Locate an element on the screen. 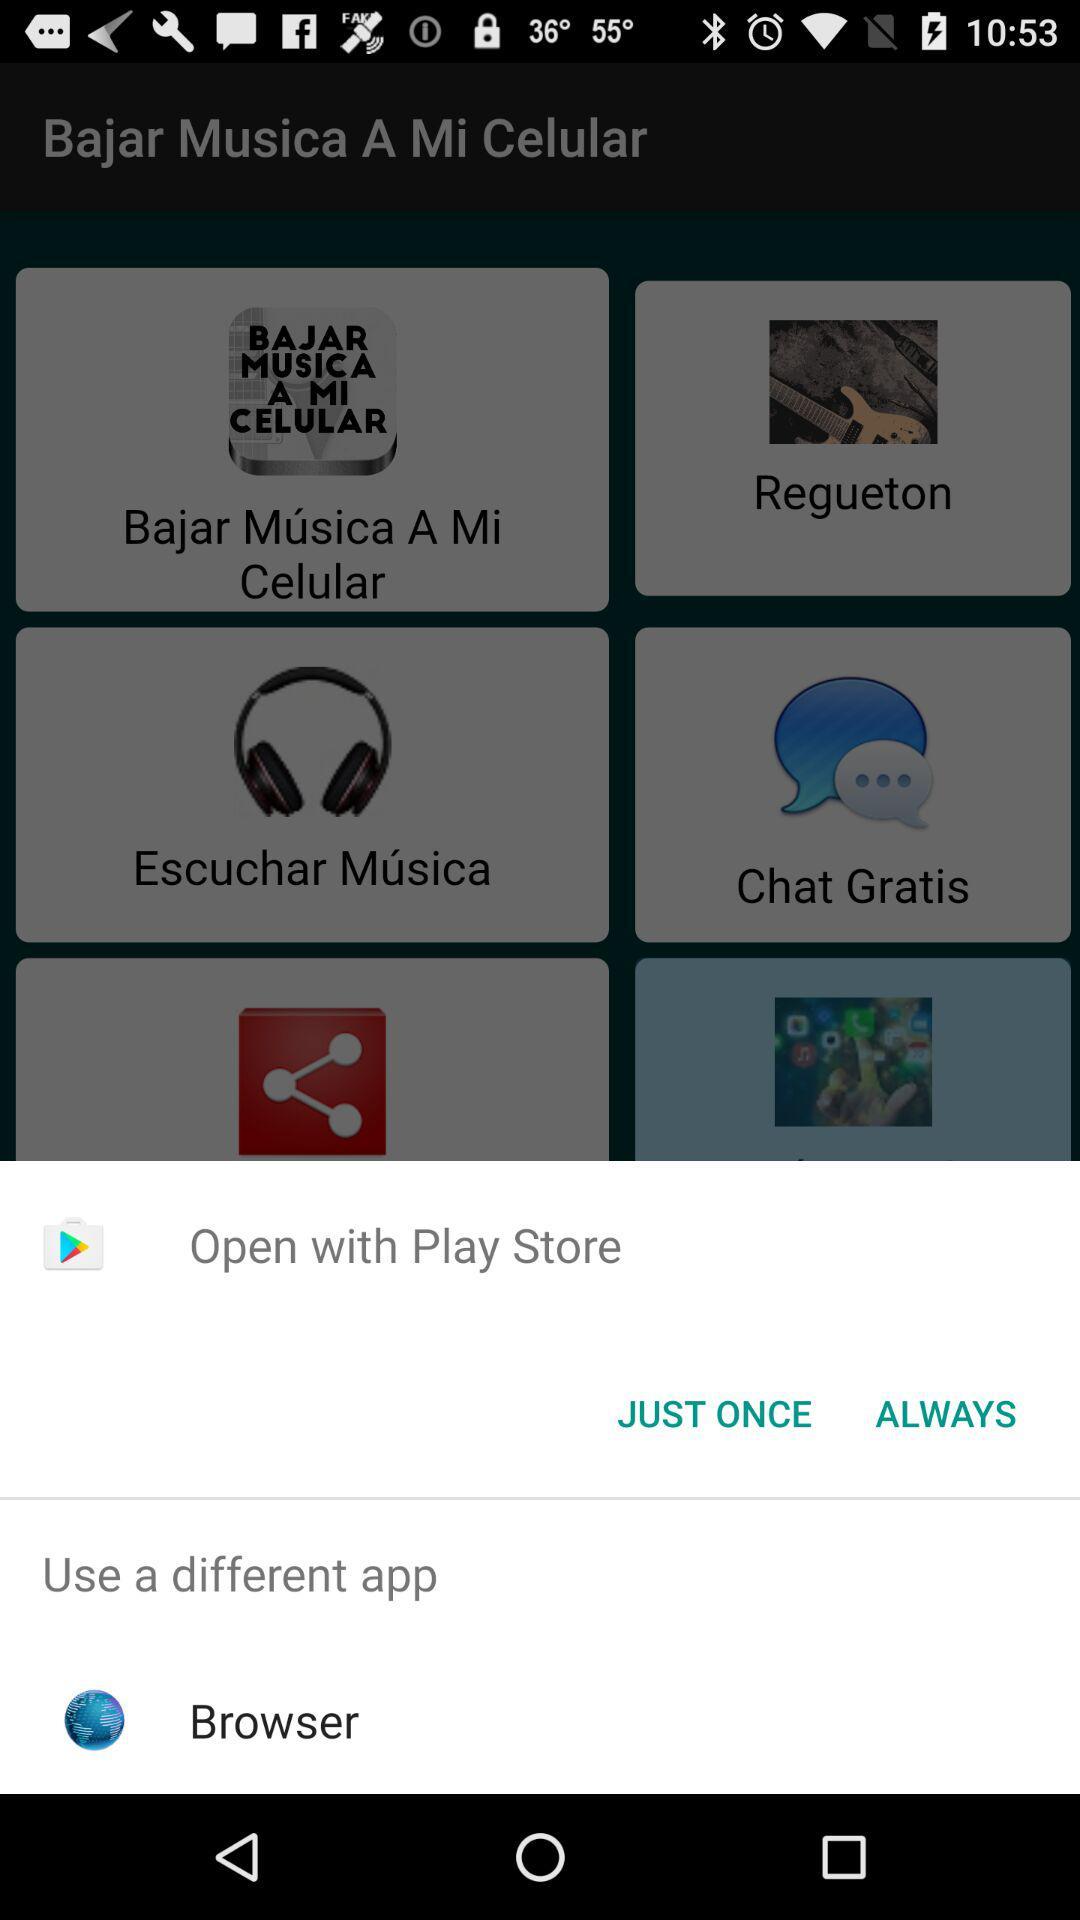 The width and height of the screenshot is (1080, 1920). use a different app is located at coordinates (540, 1572).